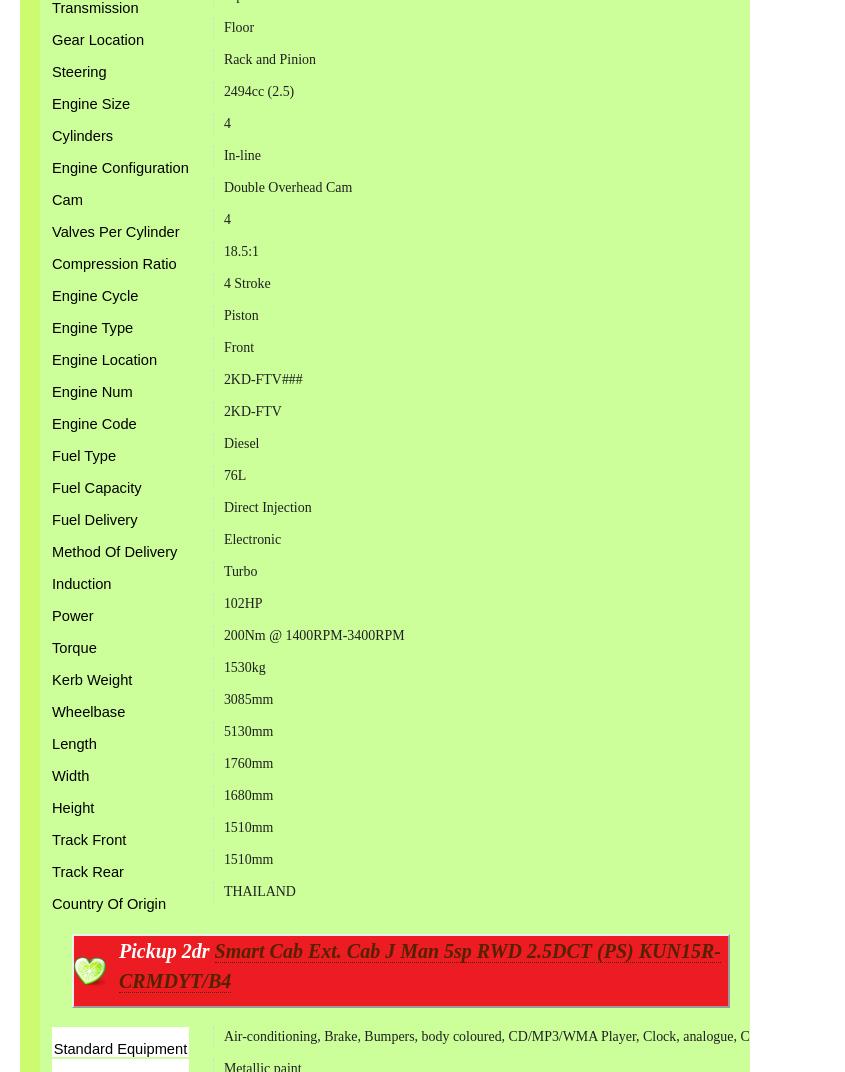 The height and width of the screenshot is (1072, 845). I want to click on 'Power', so click(50, 615).